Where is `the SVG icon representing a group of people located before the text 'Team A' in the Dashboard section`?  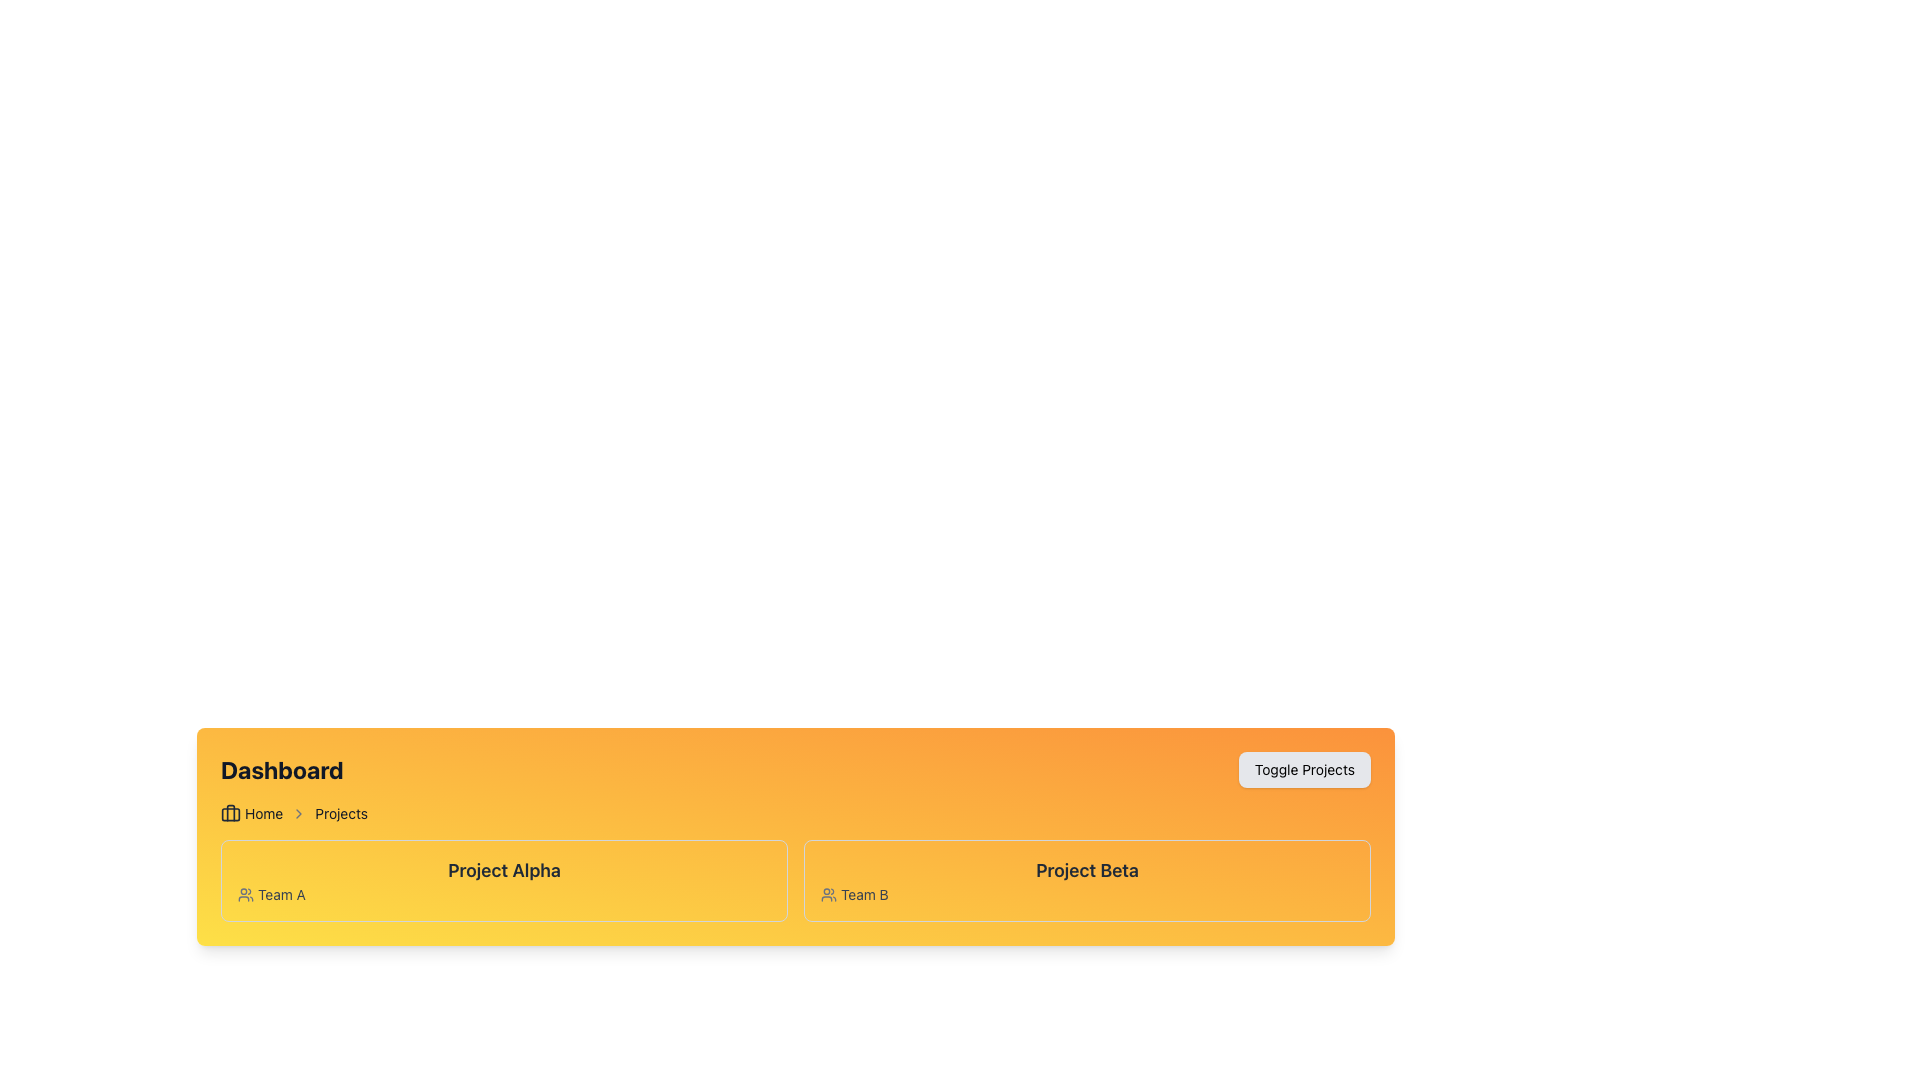 the SVG icon representing a group of people located before the text 'Team A' in the Dashboard section is located at coordinates (244, 893).